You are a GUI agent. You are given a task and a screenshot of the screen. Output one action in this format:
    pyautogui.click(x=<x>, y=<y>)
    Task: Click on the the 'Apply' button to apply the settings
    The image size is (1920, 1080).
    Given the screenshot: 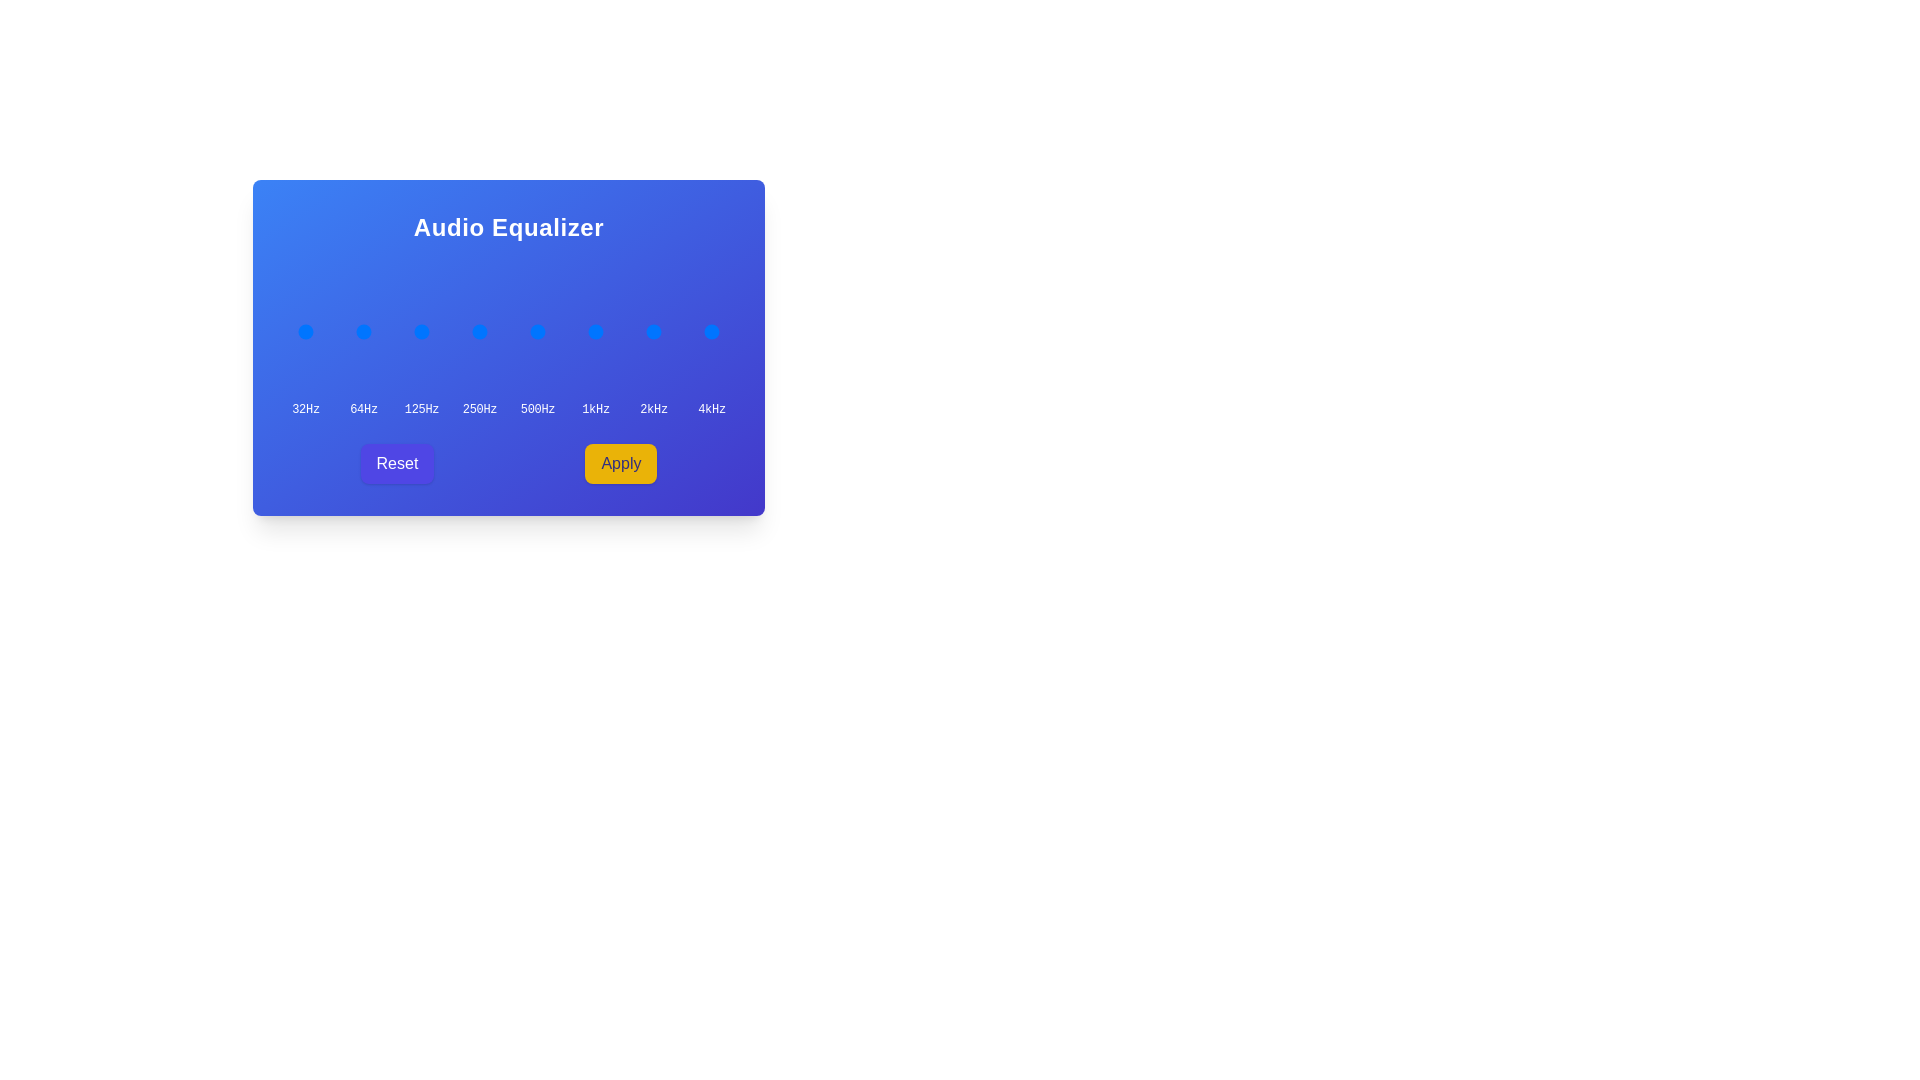 What is the action you would take?
    pyautogui.click(x=619, y=463)
    